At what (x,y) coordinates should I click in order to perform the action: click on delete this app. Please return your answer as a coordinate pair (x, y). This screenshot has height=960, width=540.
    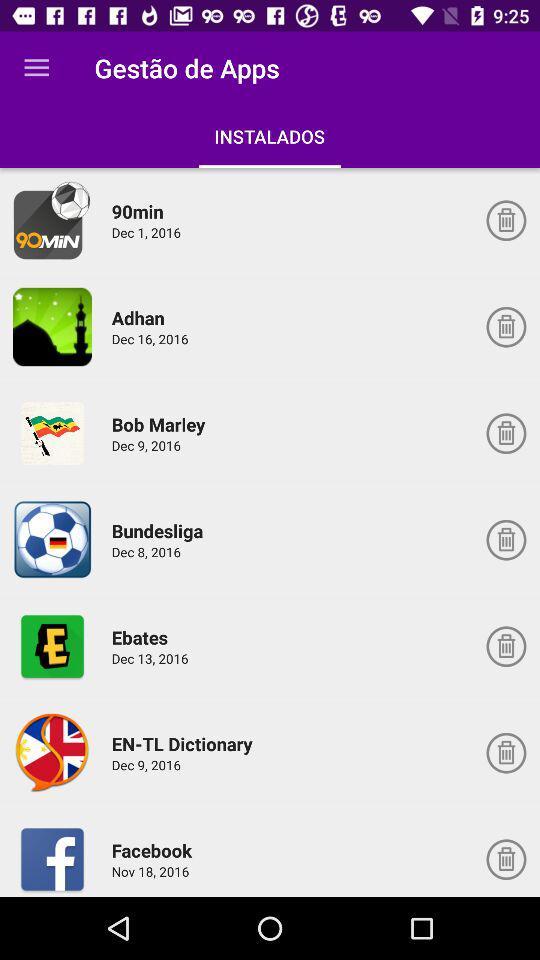
    Looking at the image, I should click on (505, 752).